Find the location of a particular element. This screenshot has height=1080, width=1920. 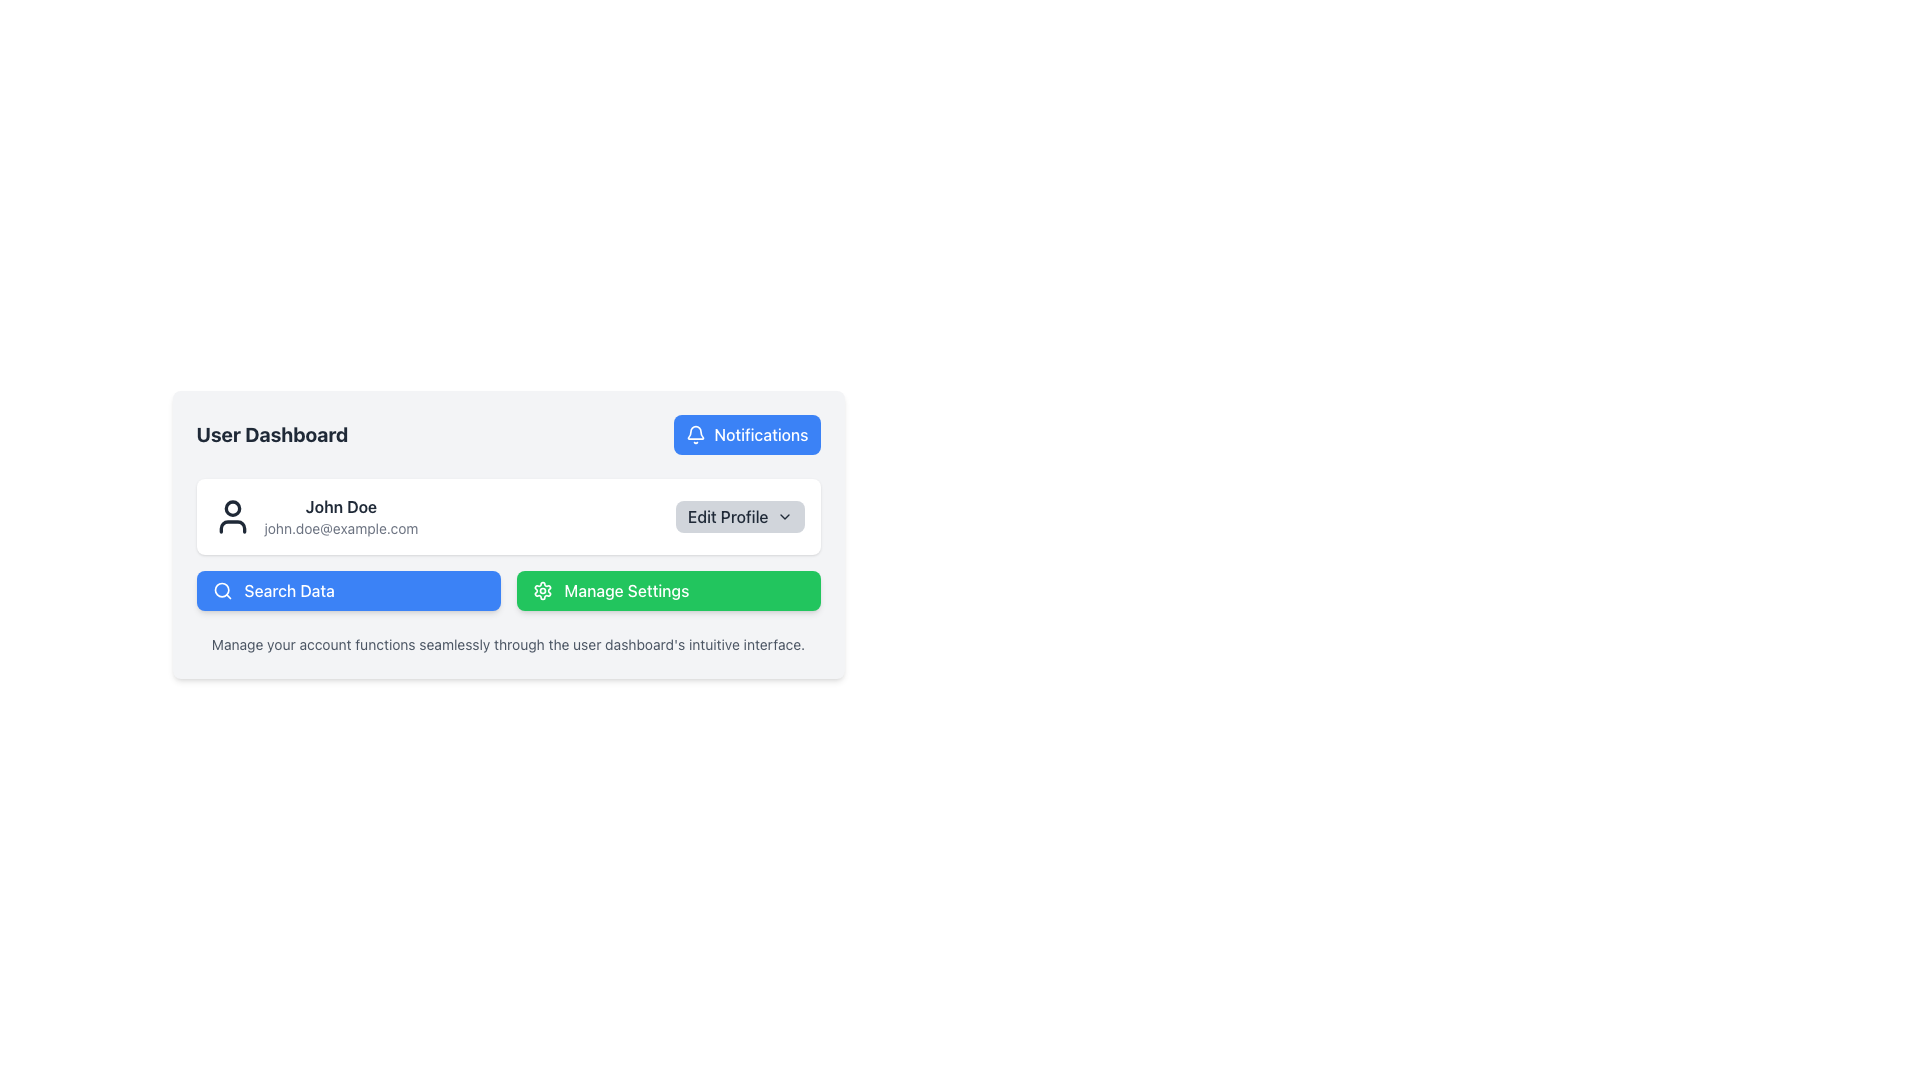

the Text display element that shows the name 'John Doe' and the email 'john.doe@example.com', located in the profile information section of the dashboard is located at coordinates (341, 515).